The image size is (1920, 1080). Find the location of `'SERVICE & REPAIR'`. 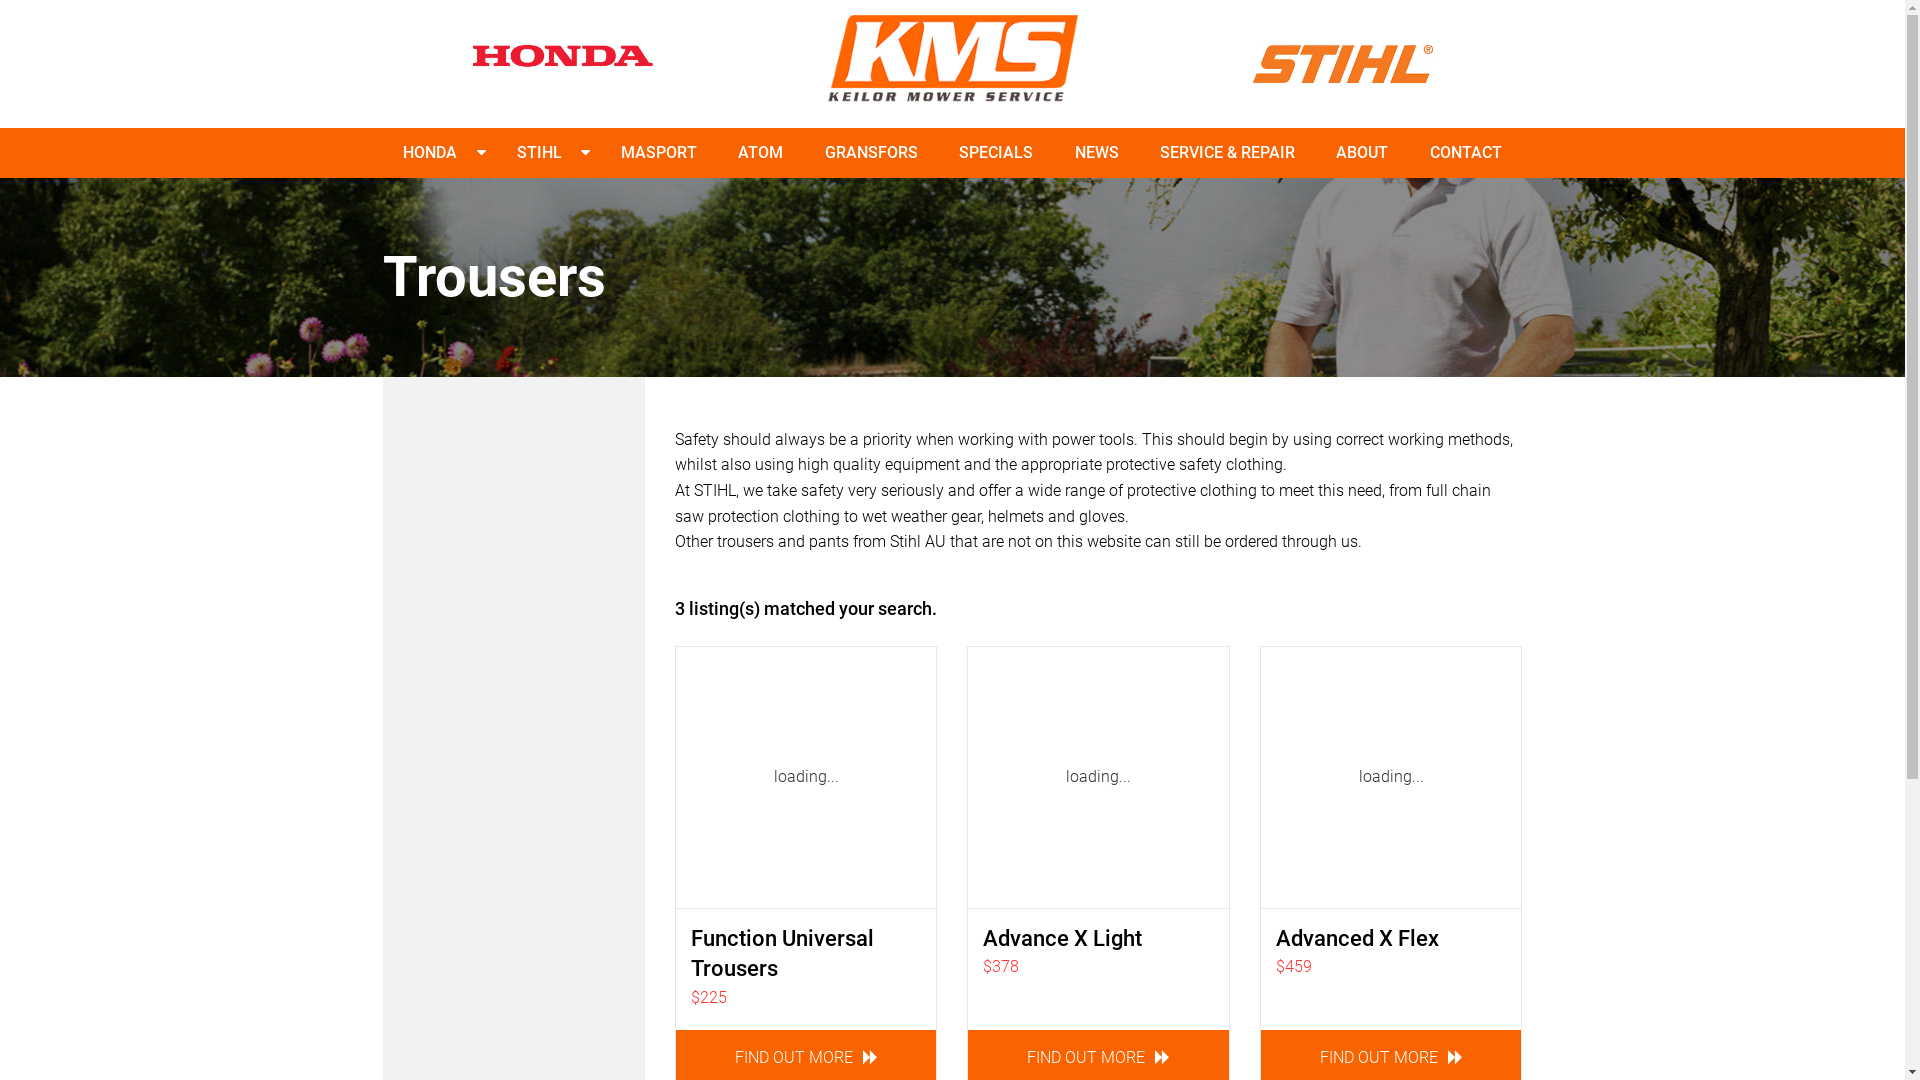

'SERVICE & REPAIR' is located at coordinates (1226, 152).